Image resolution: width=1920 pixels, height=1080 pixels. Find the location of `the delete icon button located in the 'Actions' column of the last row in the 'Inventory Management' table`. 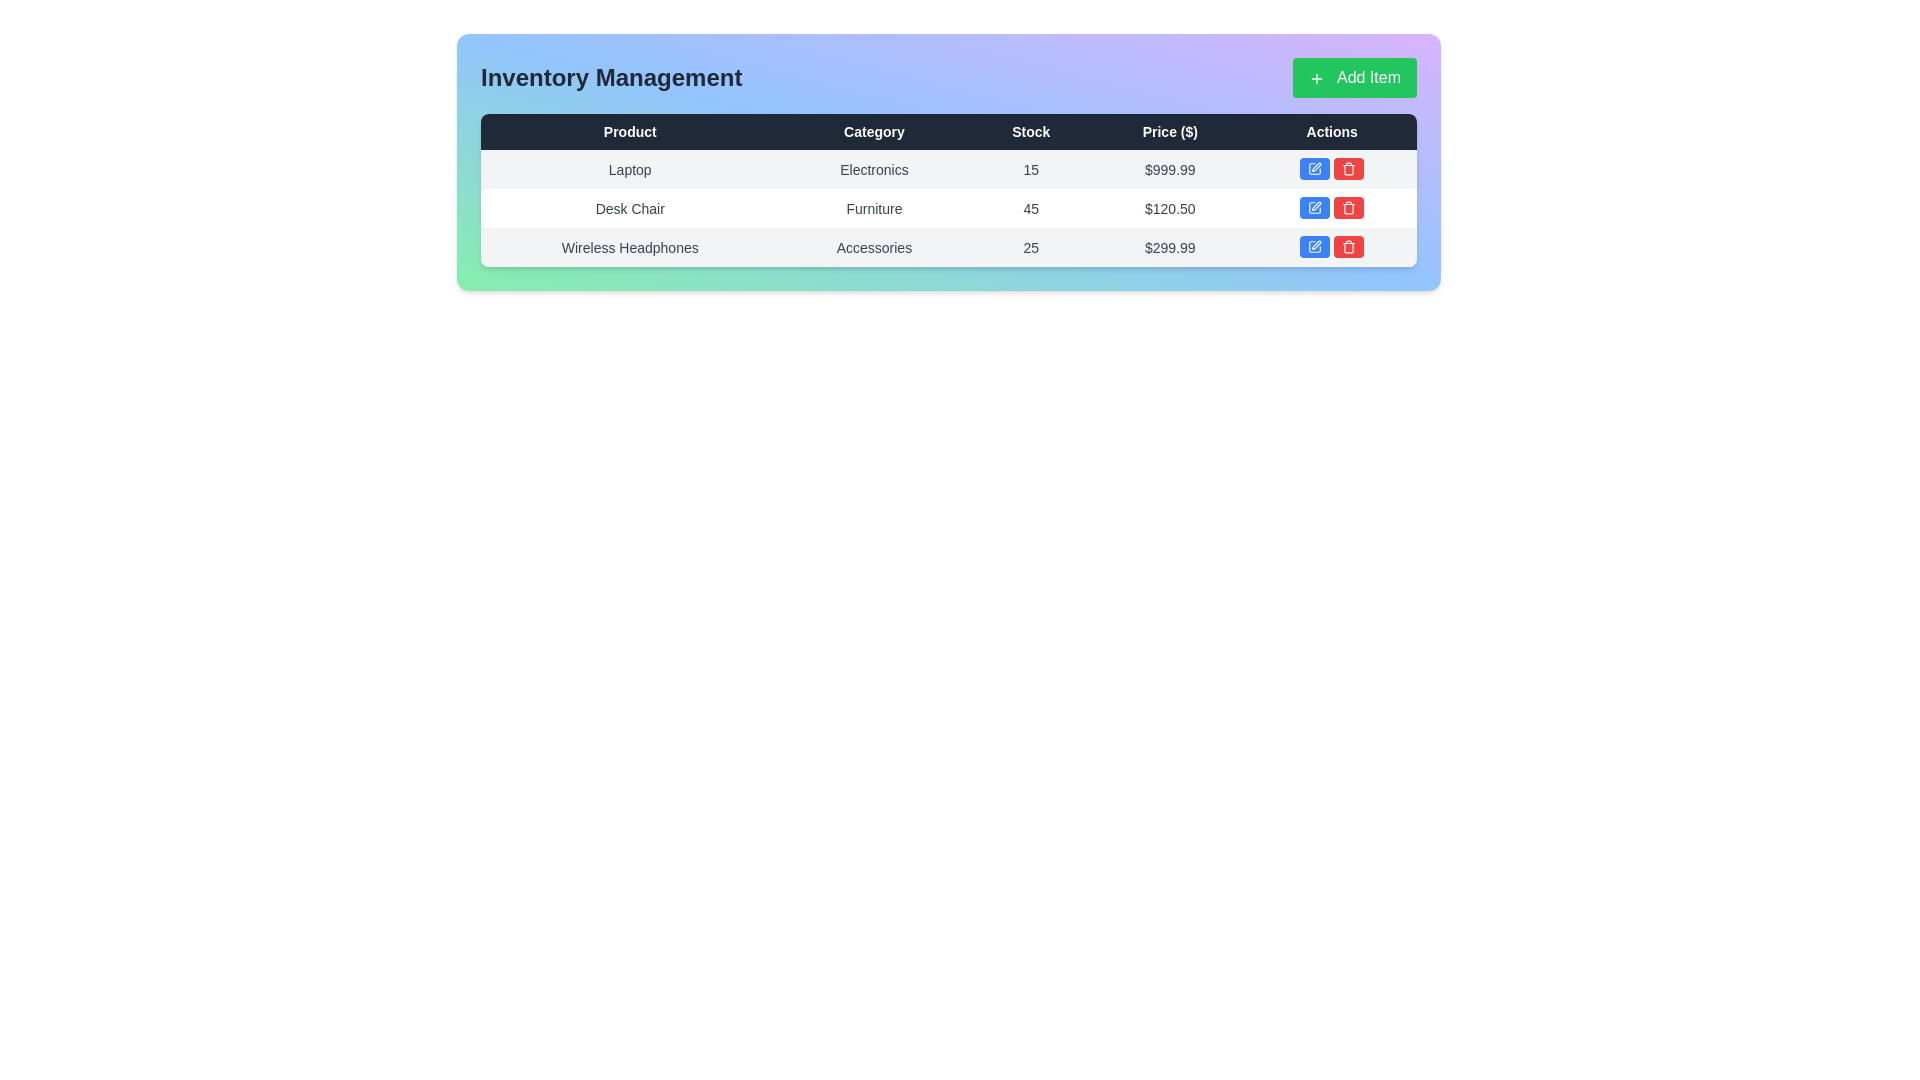

the delete icon button located in the 'Actions' column of the last row in the 'Inventory Management' table is located at coordinates (1349, 208).